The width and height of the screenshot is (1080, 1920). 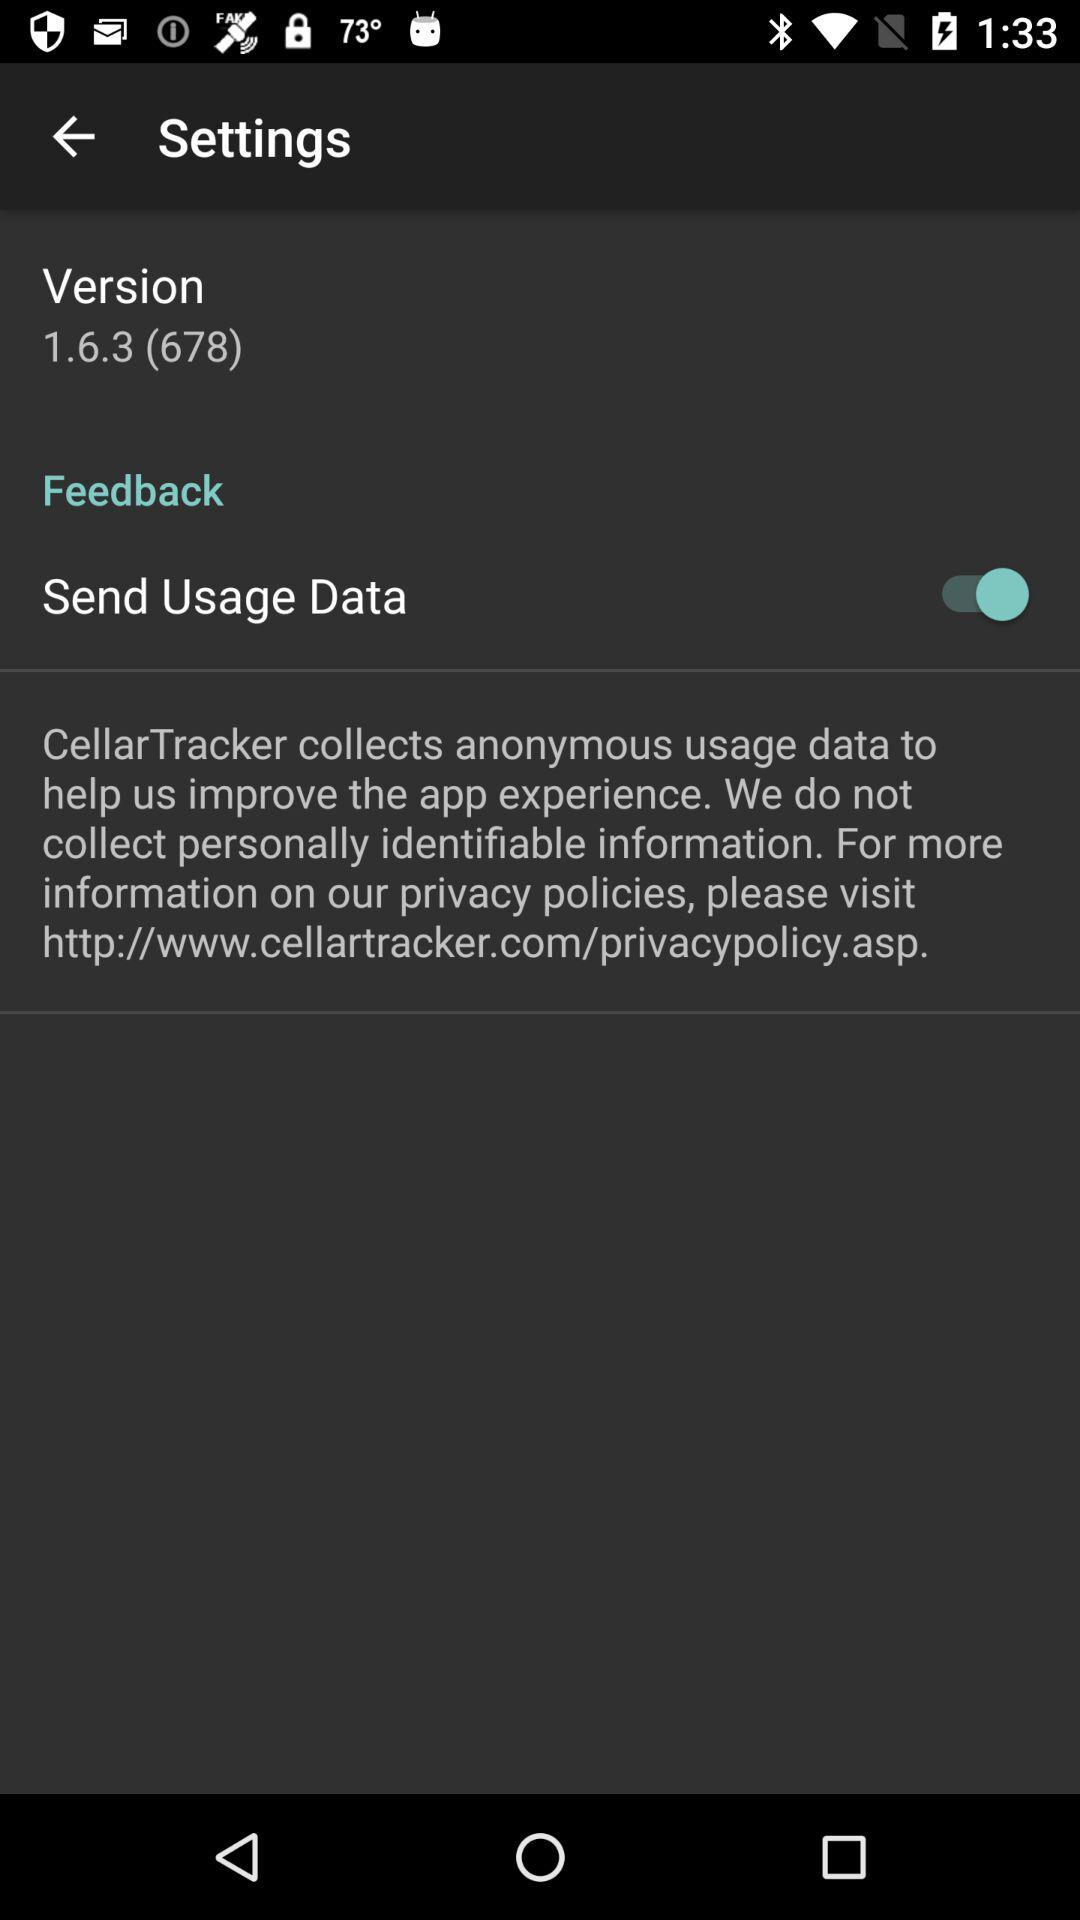 What do you see at coordinates (72, 135) in the screenshot?
I see `the icon to the left of the settings item` at bounding box center [72, 135].